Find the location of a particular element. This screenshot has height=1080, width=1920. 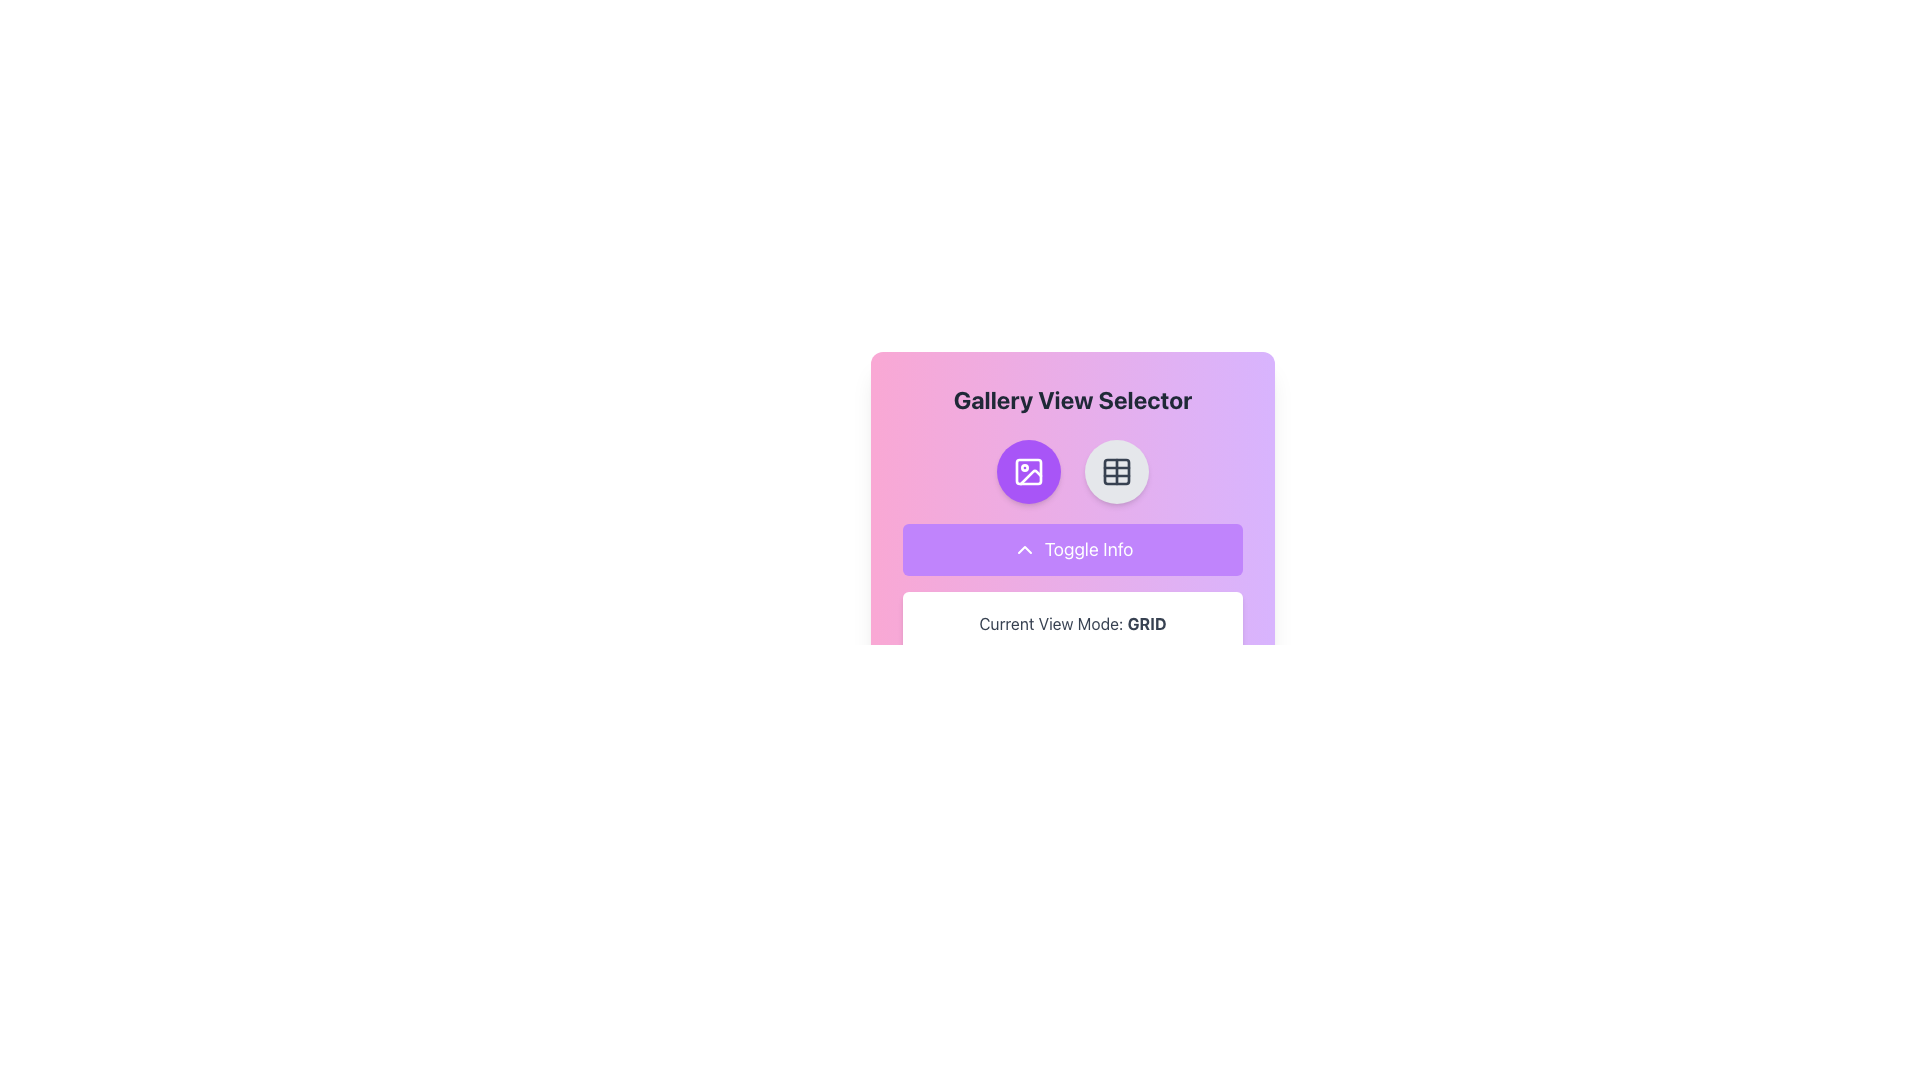

the circular button with a white background and a gray border that contains a grid icon is located at coordinates (1116, 471).